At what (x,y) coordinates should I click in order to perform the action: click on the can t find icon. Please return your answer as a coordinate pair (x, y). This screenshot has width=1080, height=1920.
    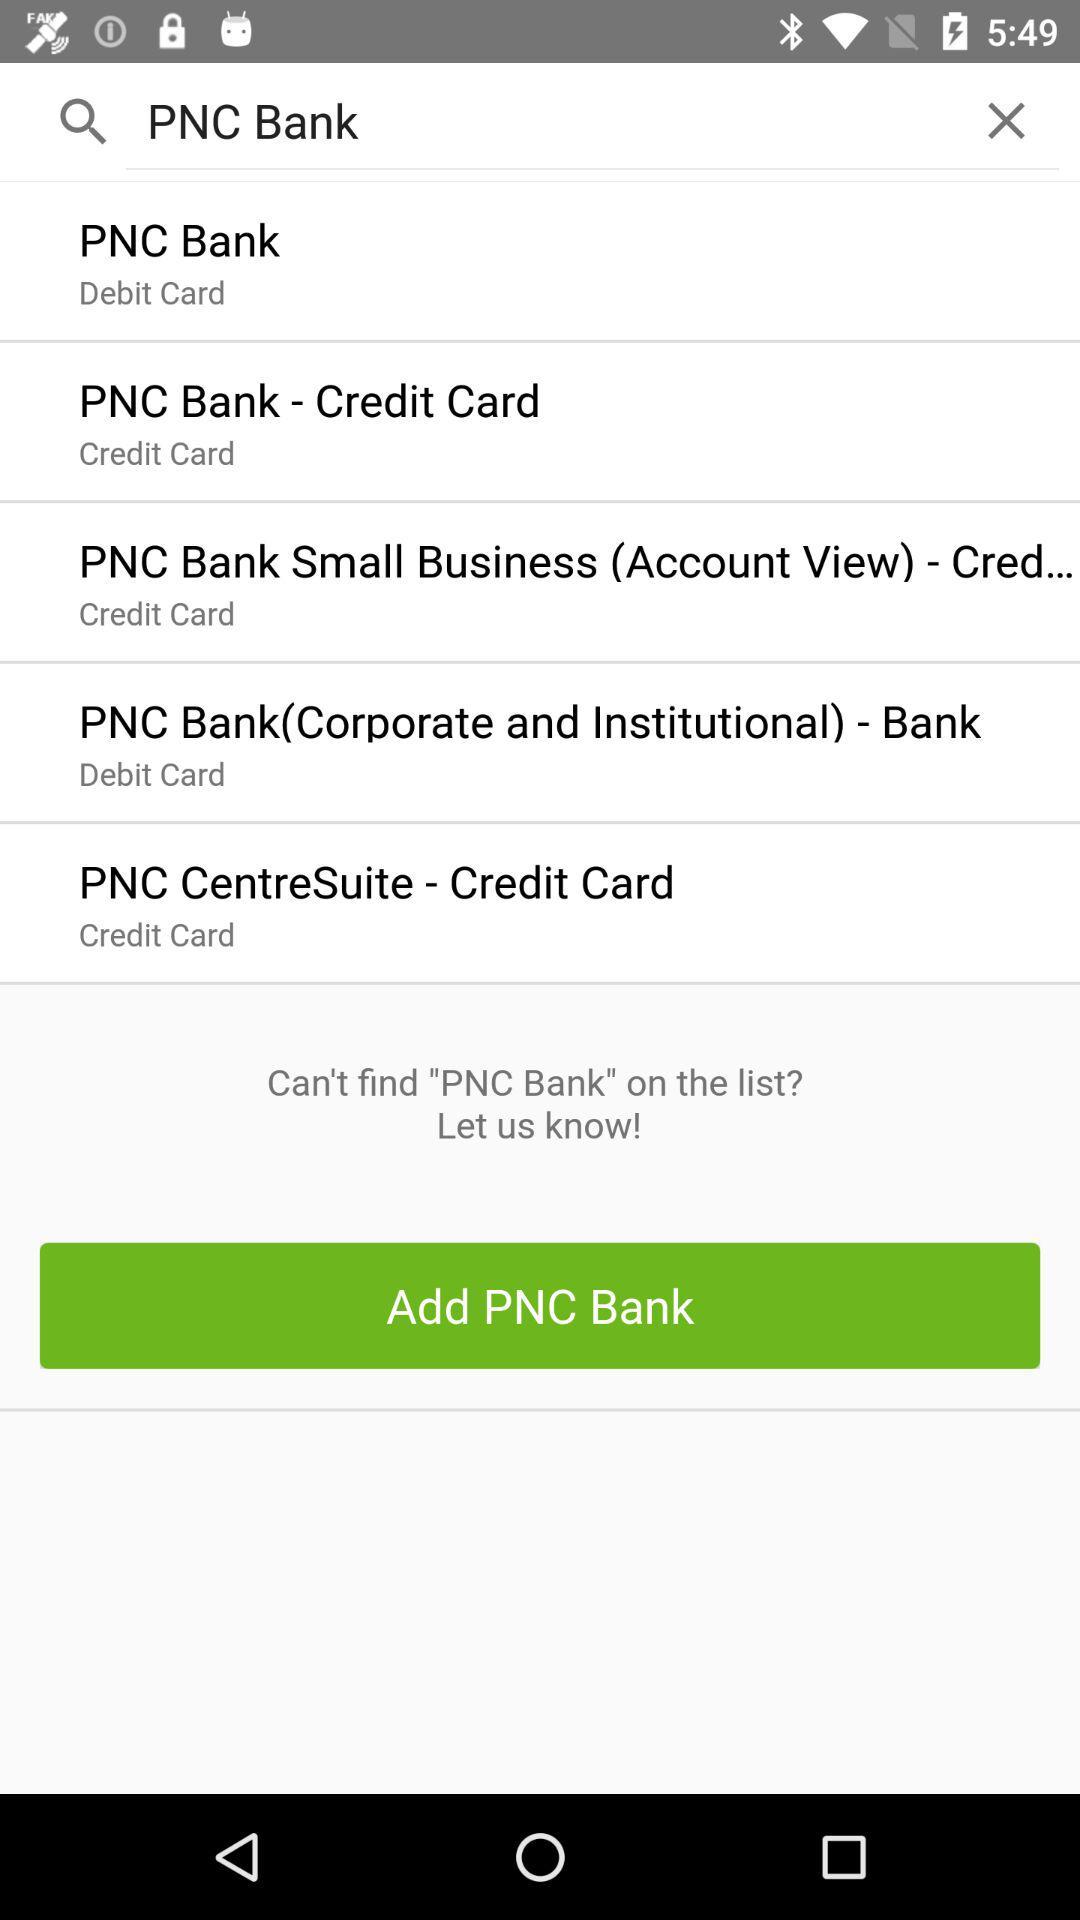
    Looking at the image, I should click on (538, 1102).